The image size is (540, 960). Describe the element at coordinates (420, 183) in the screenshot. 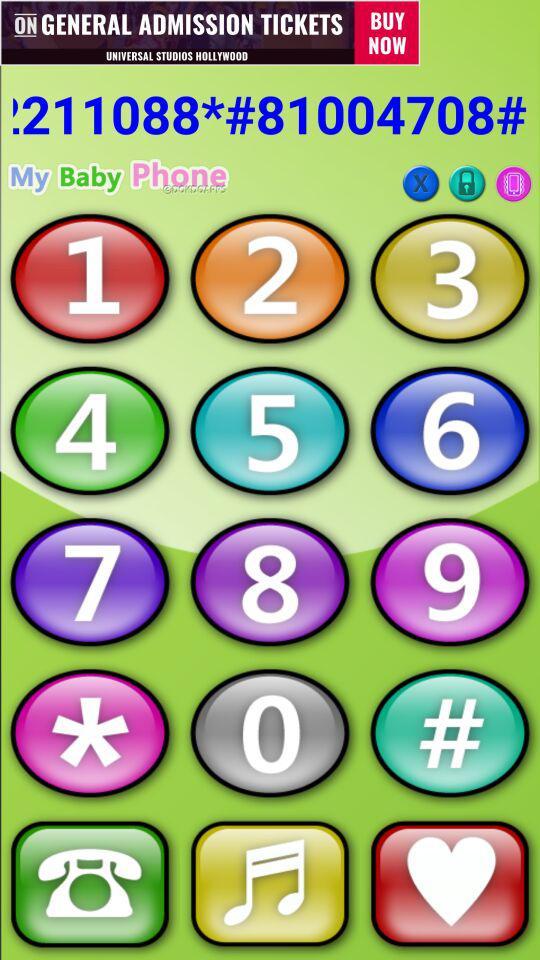

I see `the close icon` at that location.